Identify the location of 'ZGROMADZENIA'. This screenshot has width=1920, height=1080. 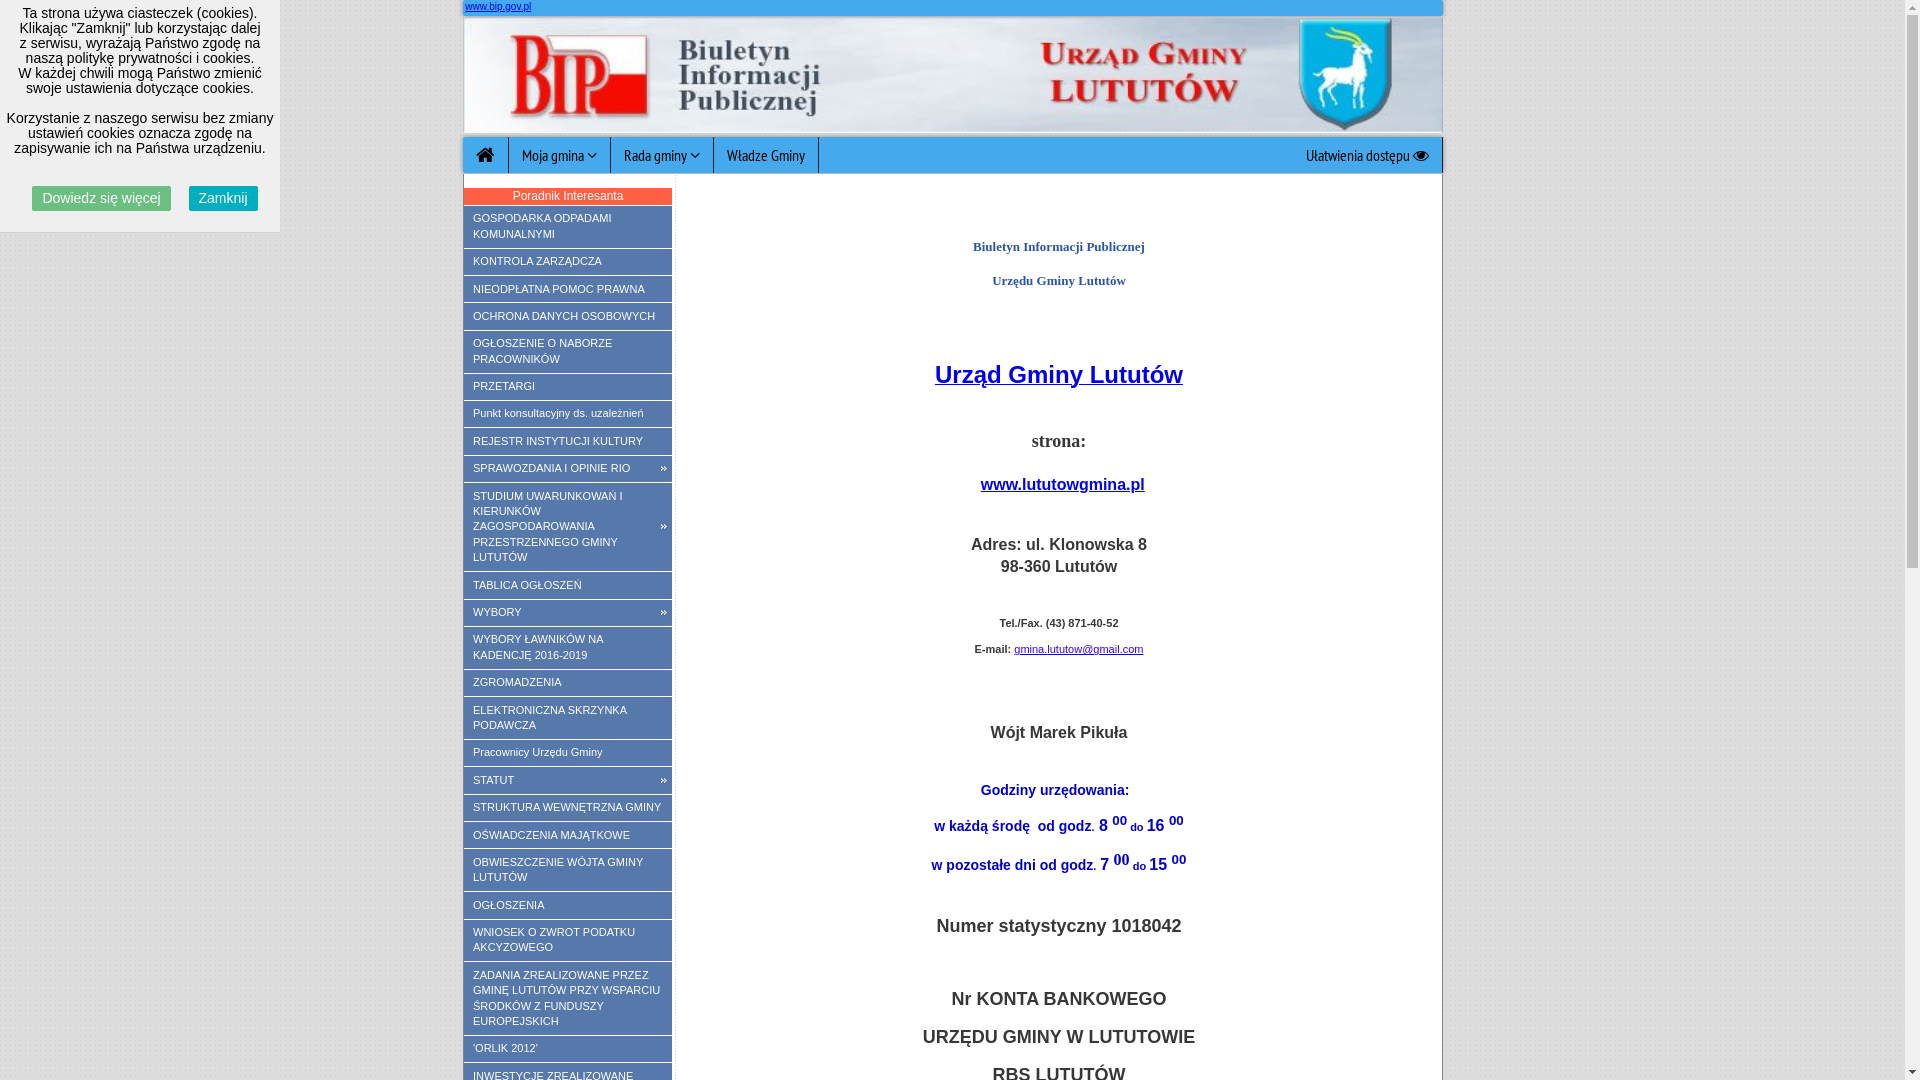
(463, 681).